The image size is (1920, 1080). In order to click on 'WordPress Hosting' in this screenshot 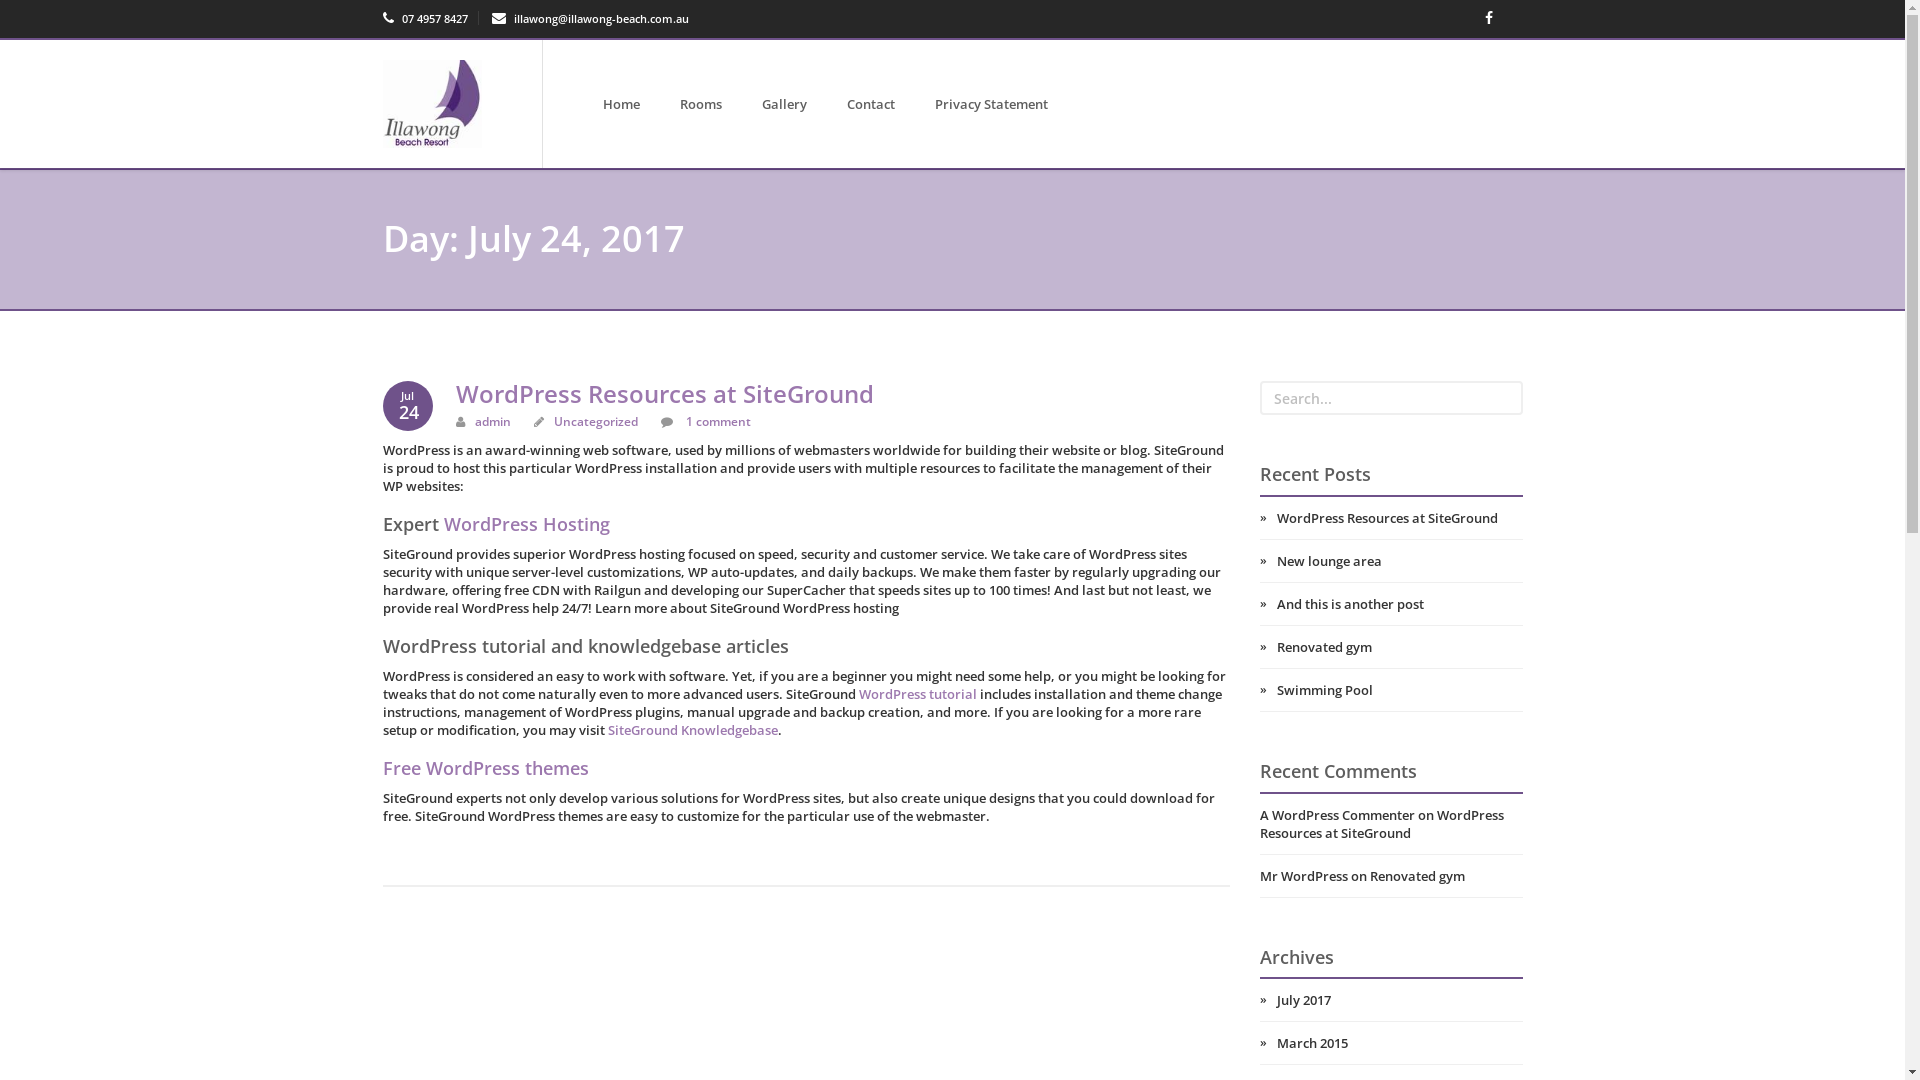, I will do `click(527, 523)`.